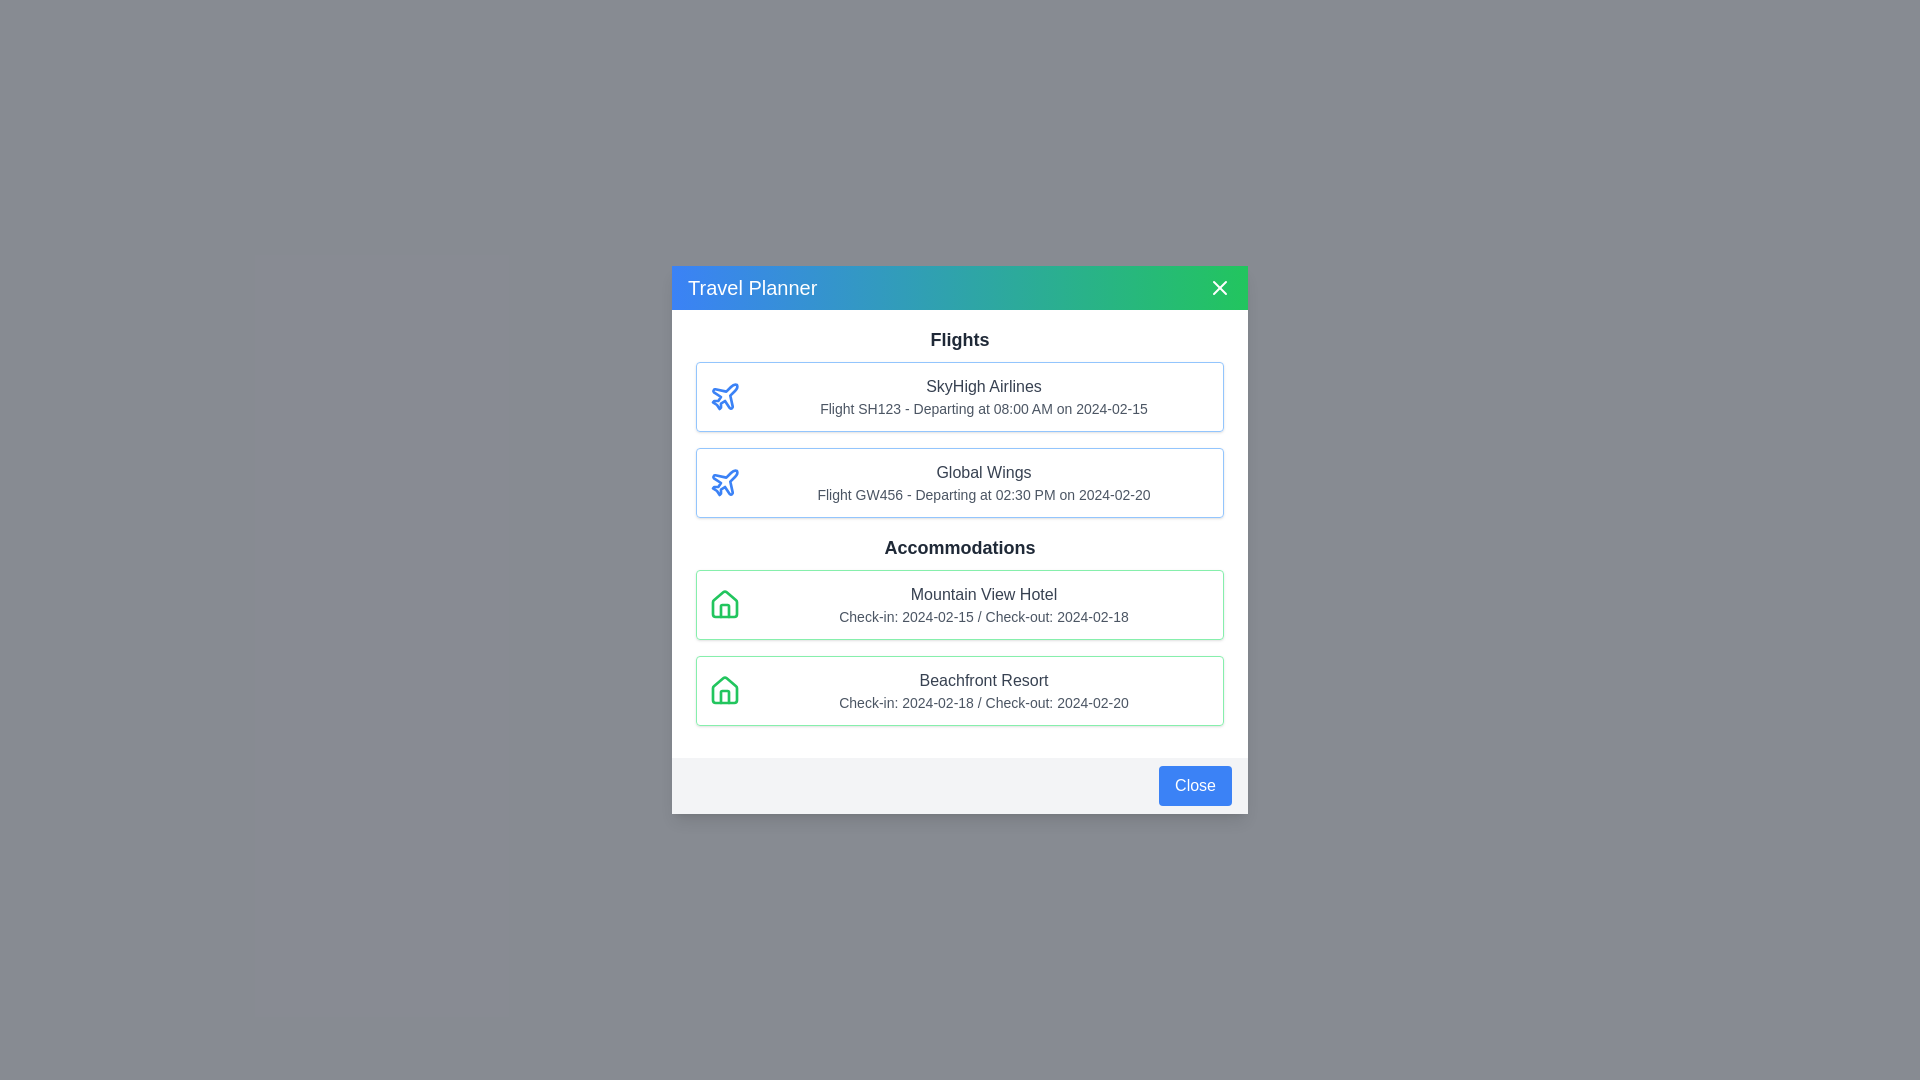  Describe the element at coordinates (983, 397) in the screenshot. I see `the text display element containing the airline name 'SkyHigh Airlines' and flight information, which is the first item in the 'Flights' list` at that location.